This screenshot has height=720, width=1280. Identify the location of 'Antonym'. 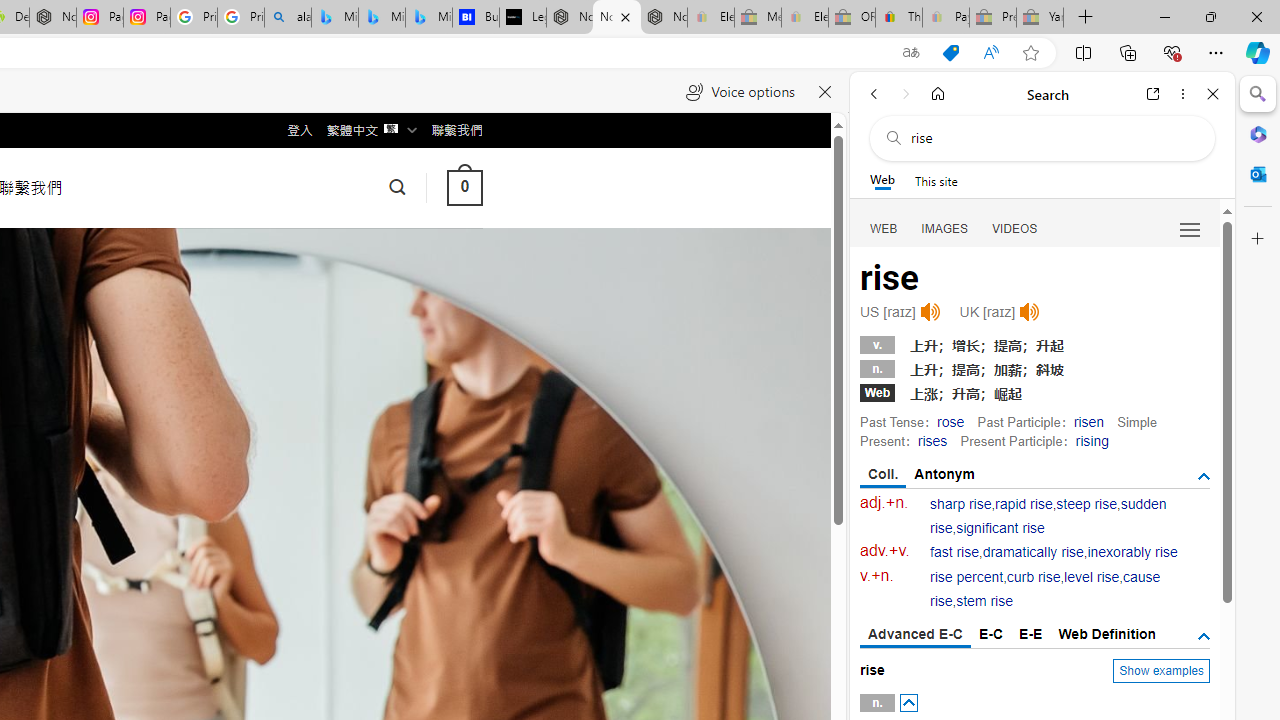
(944, 474).